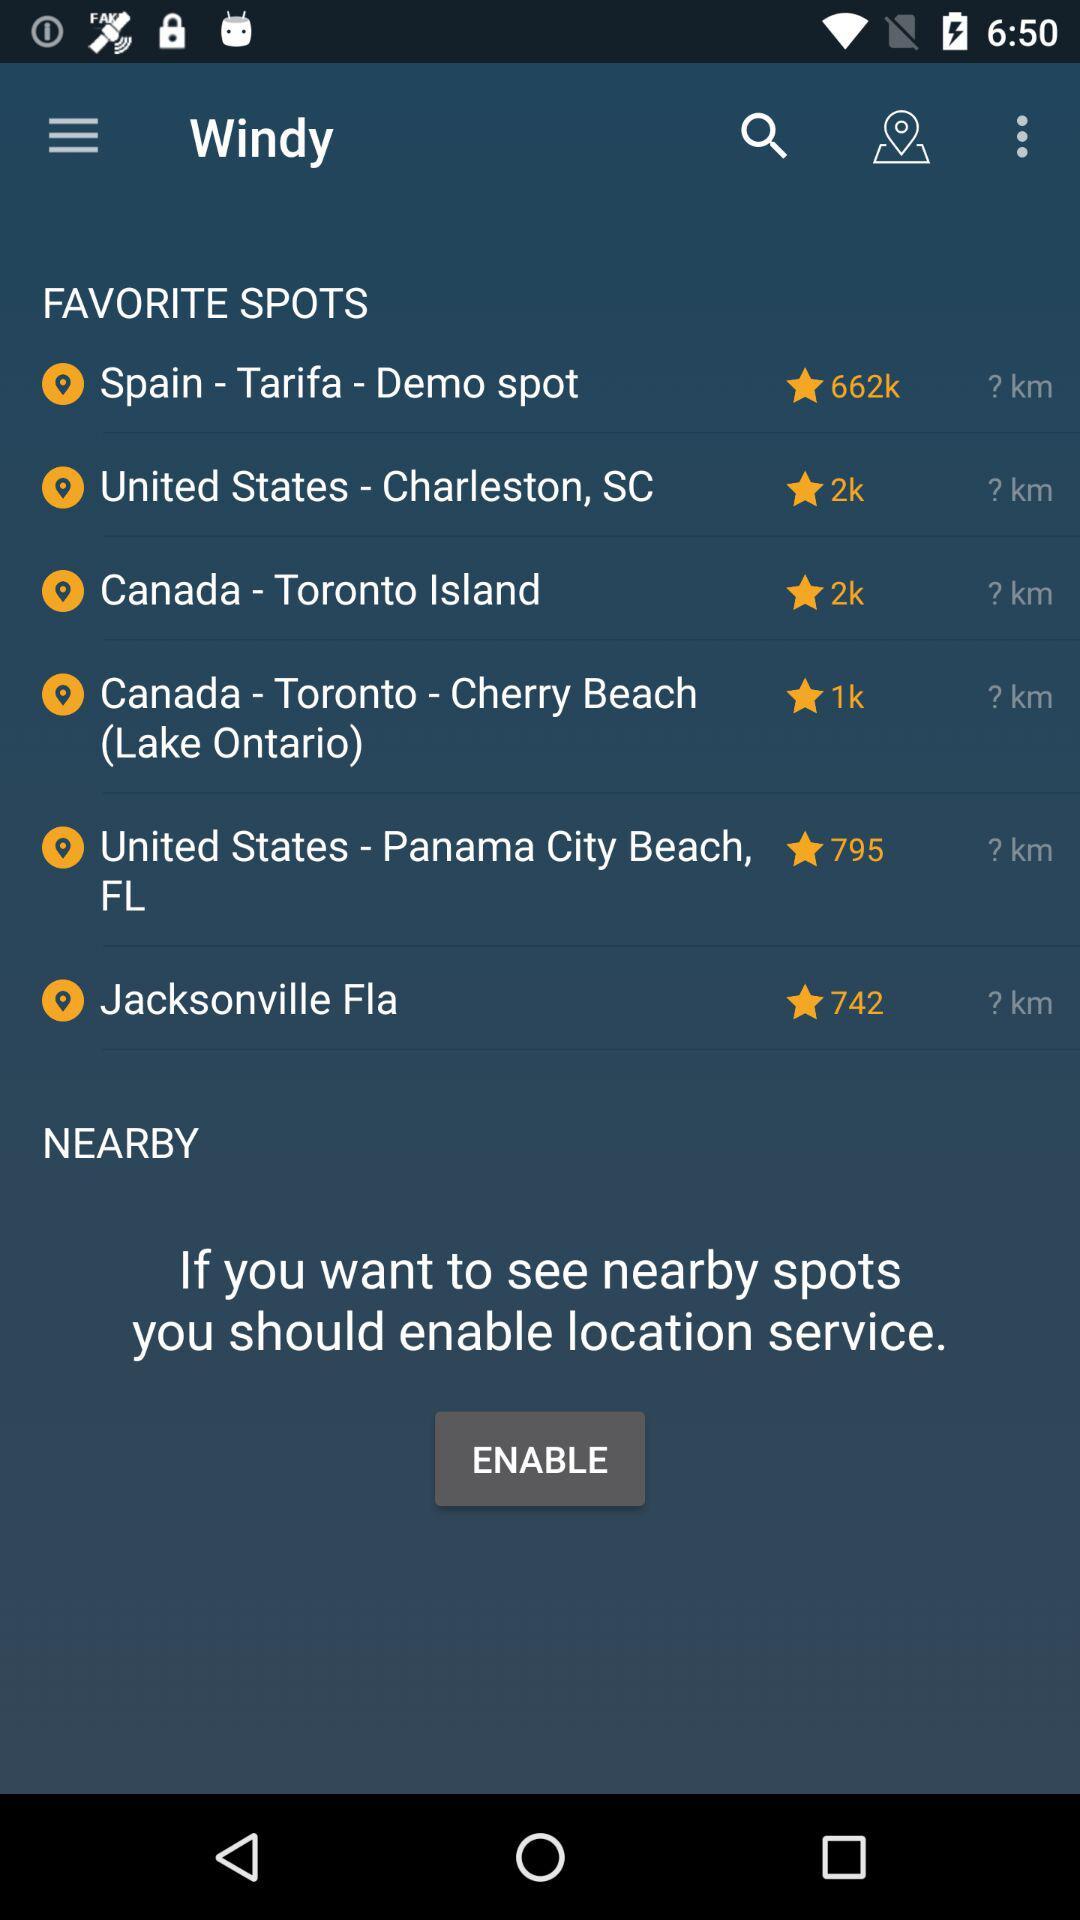  Describe the element at coordinates (72, 135) in the screenshot. I see `the icon to the left of the windy item` at that location.